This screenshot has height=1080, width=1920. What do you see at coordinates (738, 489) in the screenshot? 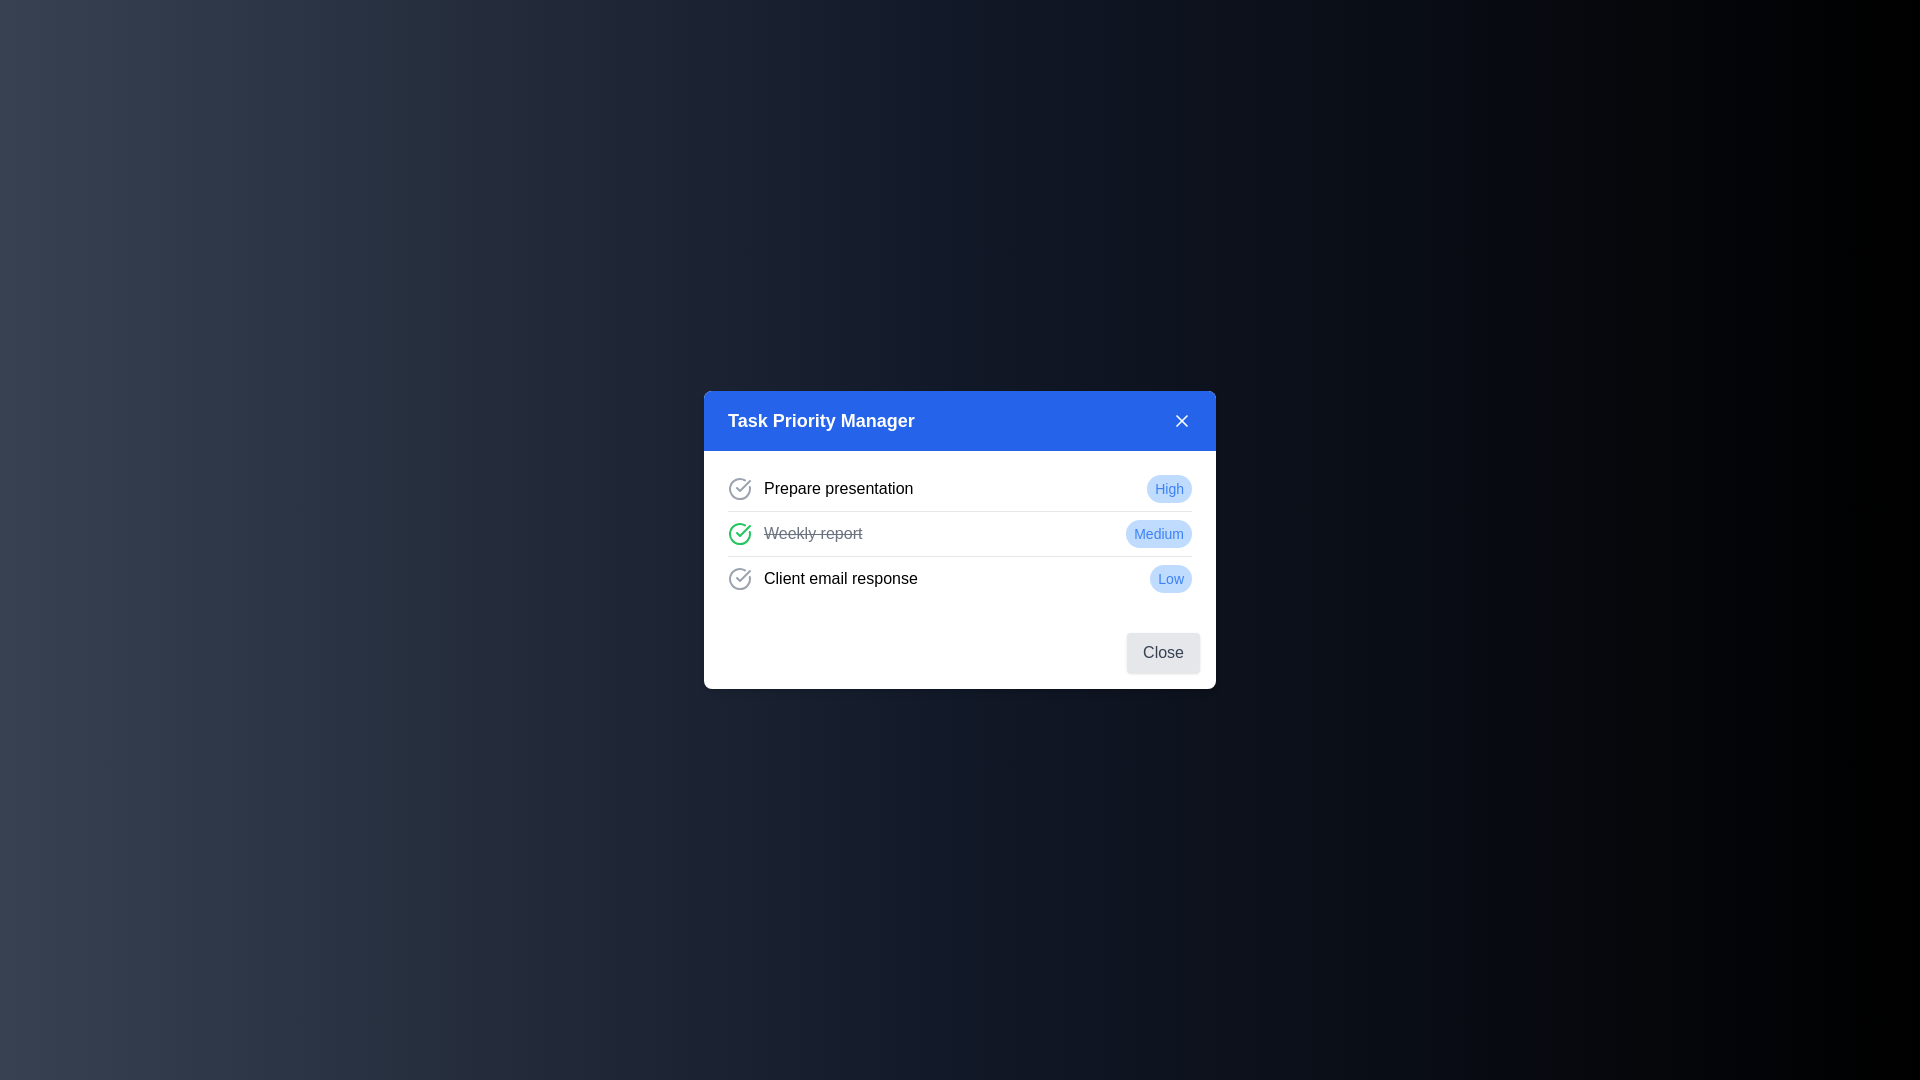
I see `the circular toggle button located in the 'Prepare presentation' line item of the 'Task Priority Manager' interface` at bounding box center [738, 489].